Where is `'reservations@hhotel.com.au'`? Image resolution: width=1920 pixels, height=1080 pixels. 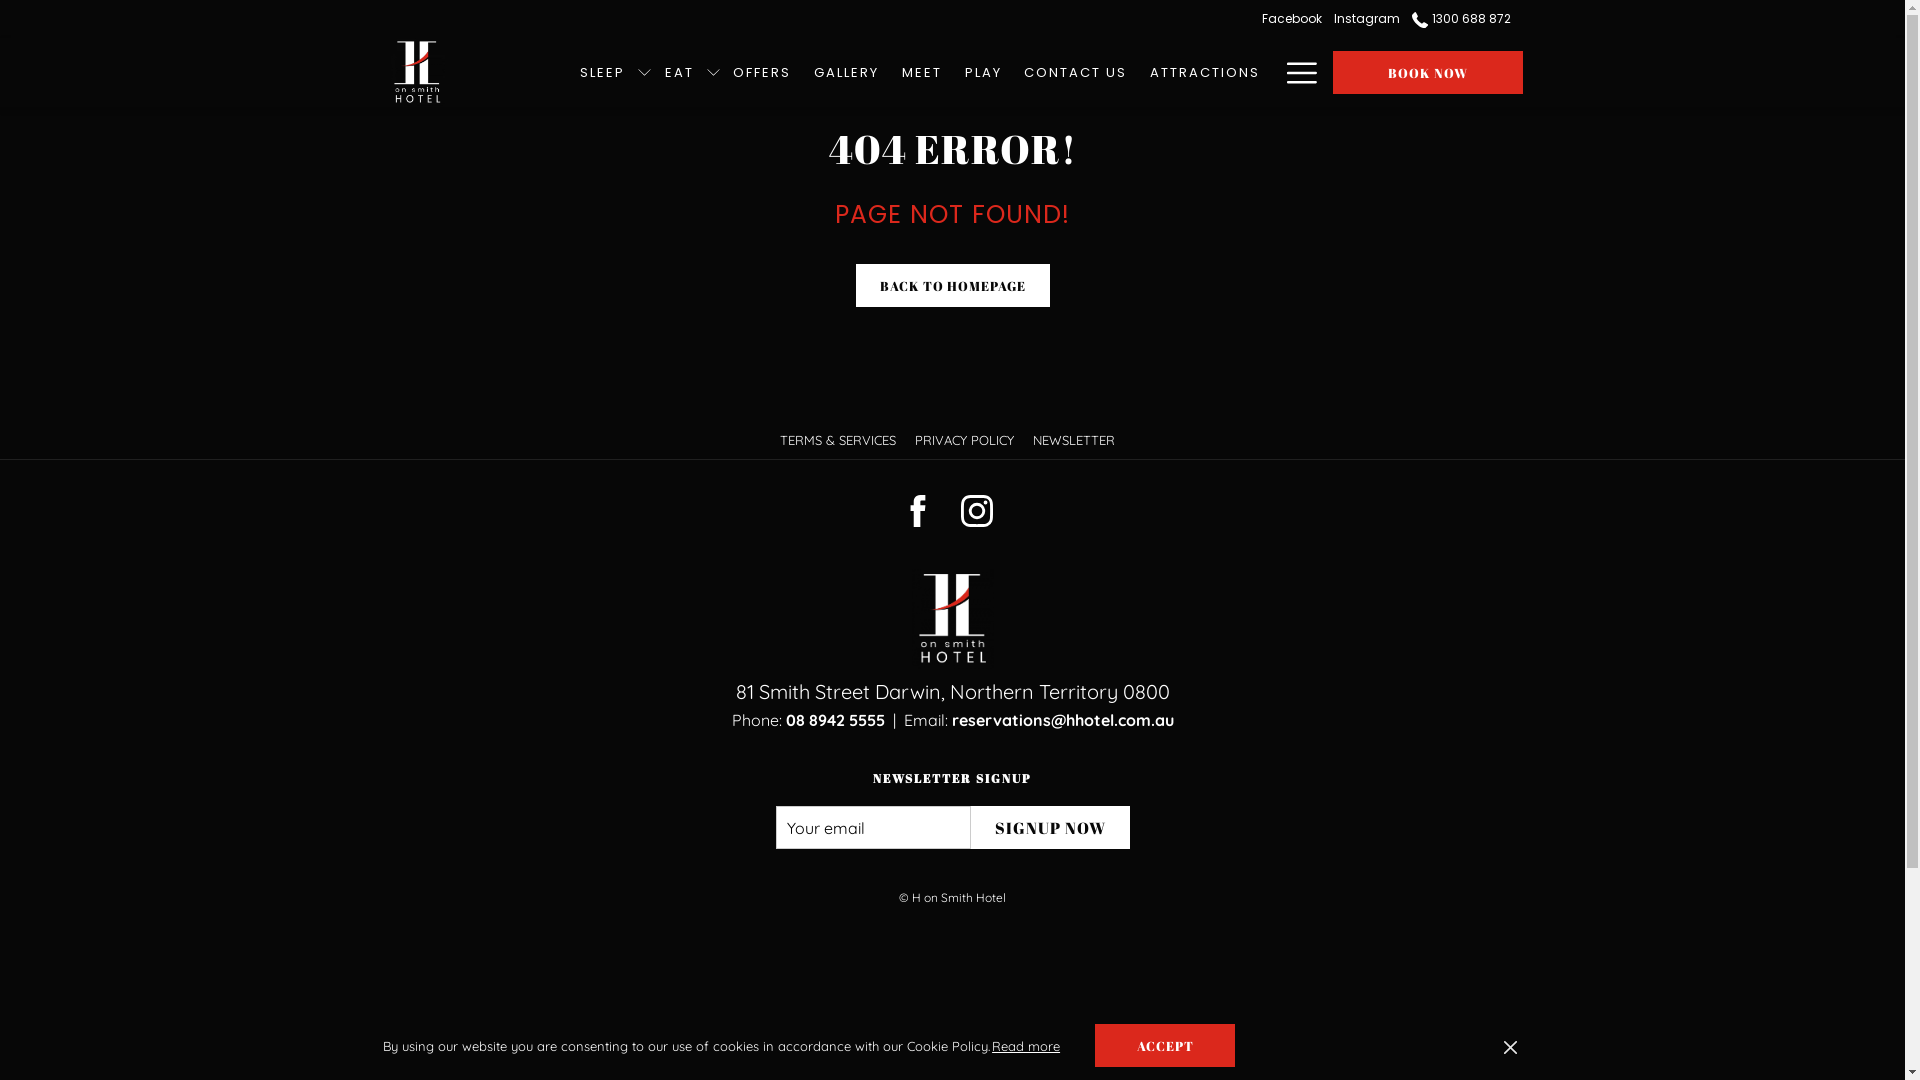
'reservations@hhotel.com.au' is located at coordinates (1061, 720).